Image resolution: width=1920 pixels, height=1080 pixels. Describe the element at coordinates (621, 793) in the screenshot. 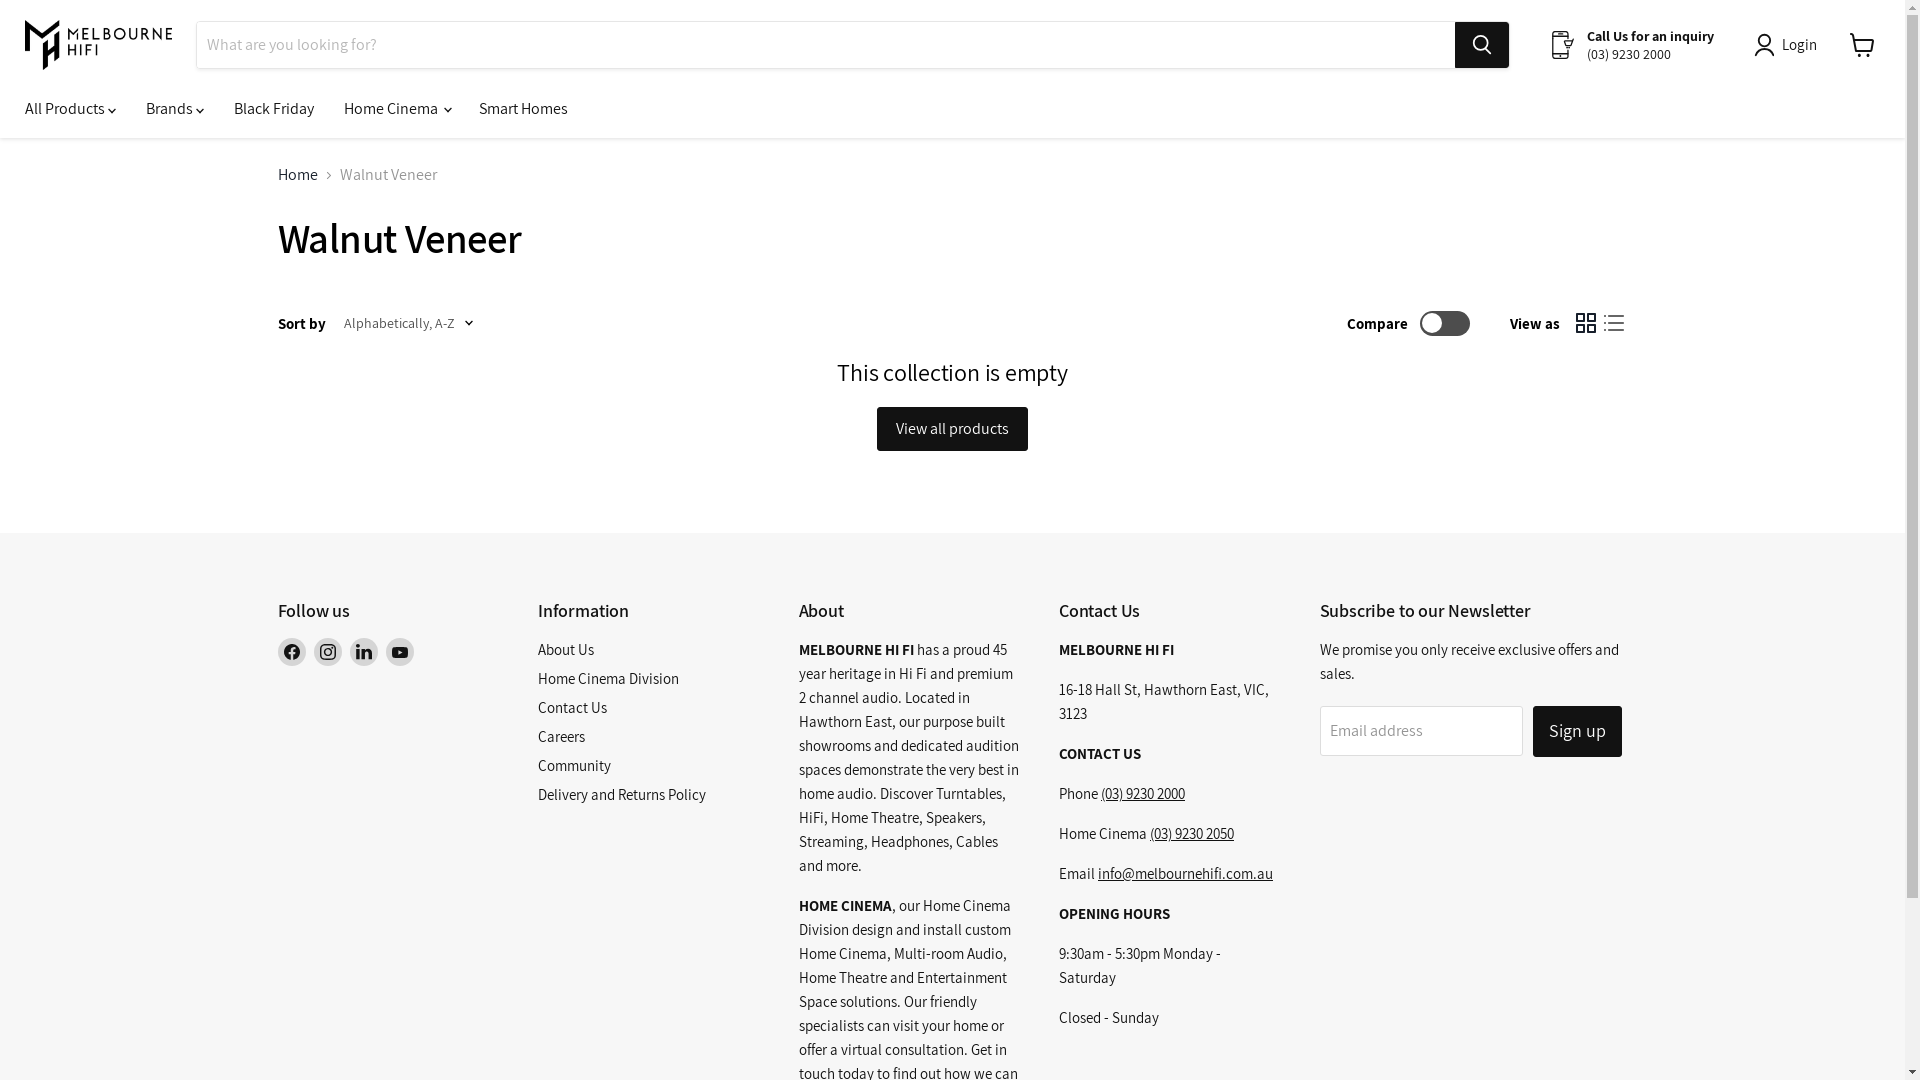

I see `'Delivery and Returns Policy'` at that location.